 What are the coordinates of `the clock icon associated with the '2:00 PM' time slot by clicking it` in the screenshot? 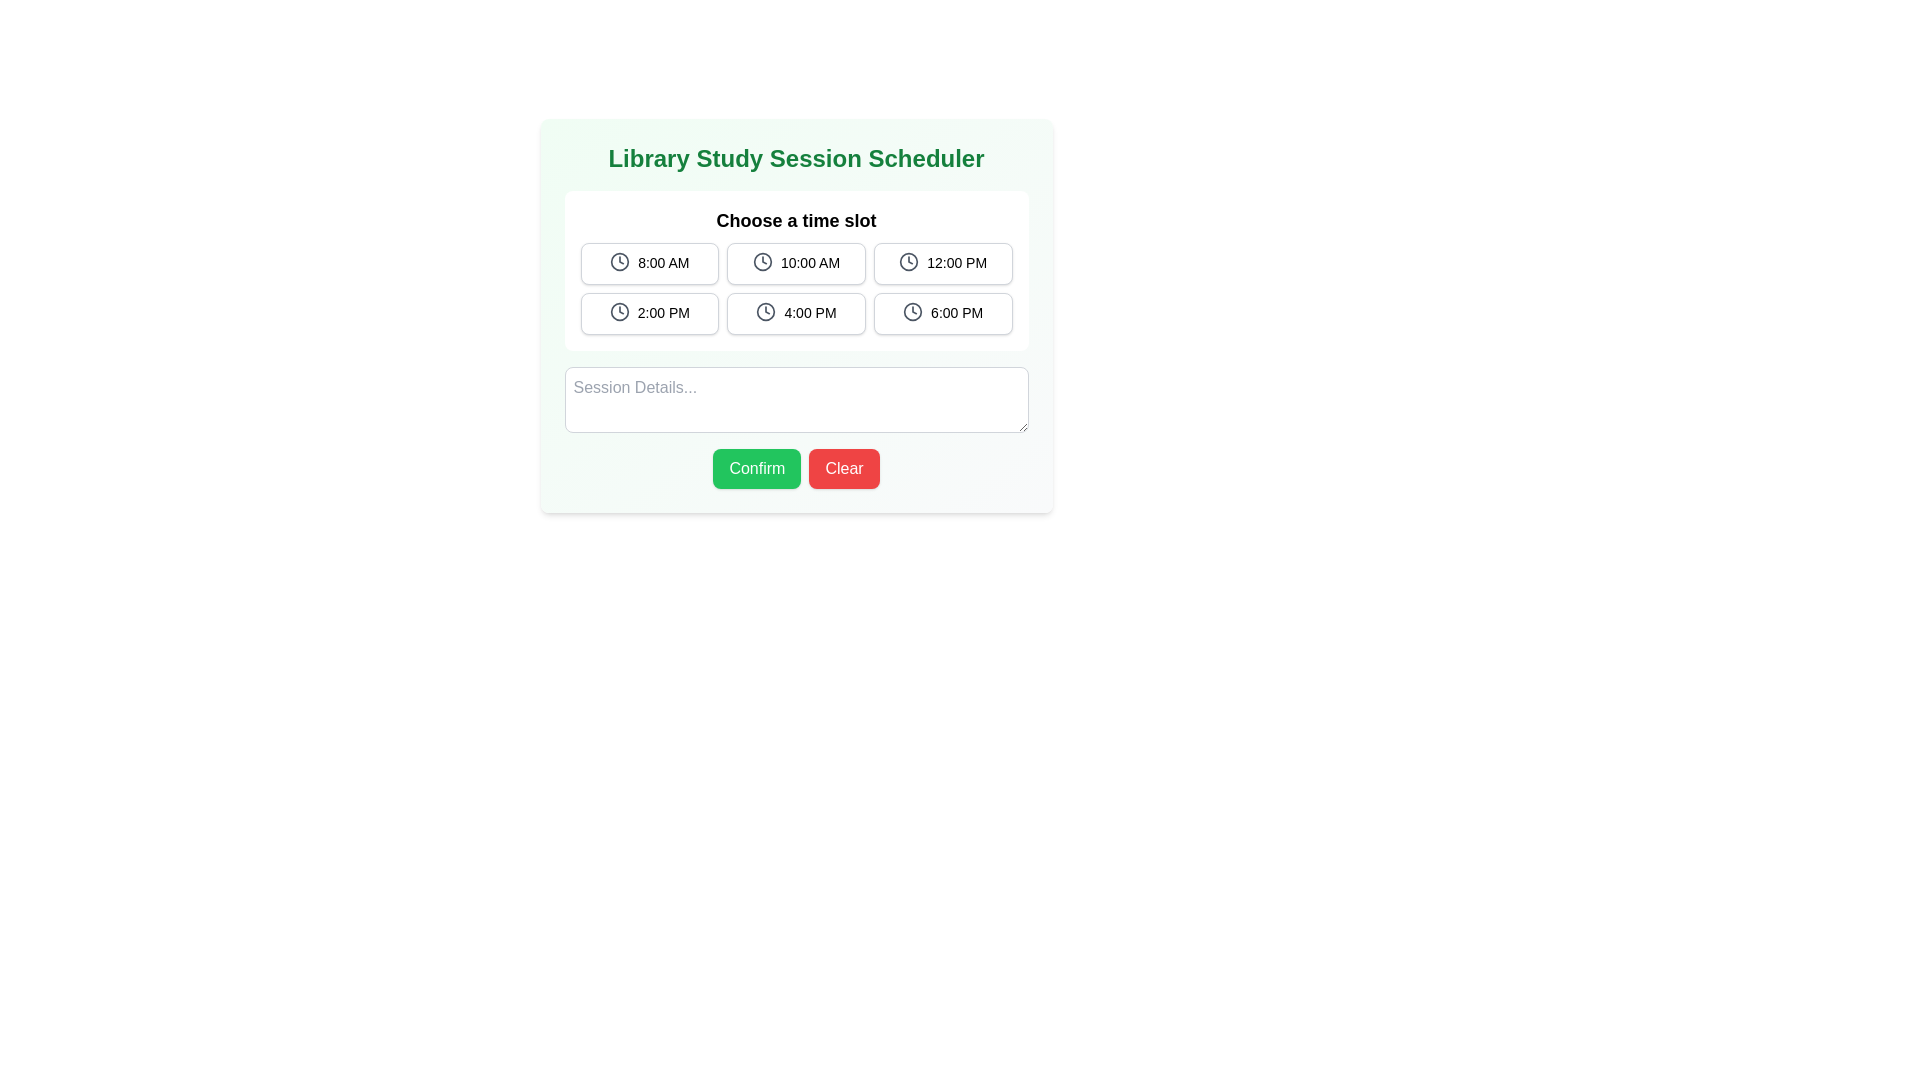 It's located at (618, 312).